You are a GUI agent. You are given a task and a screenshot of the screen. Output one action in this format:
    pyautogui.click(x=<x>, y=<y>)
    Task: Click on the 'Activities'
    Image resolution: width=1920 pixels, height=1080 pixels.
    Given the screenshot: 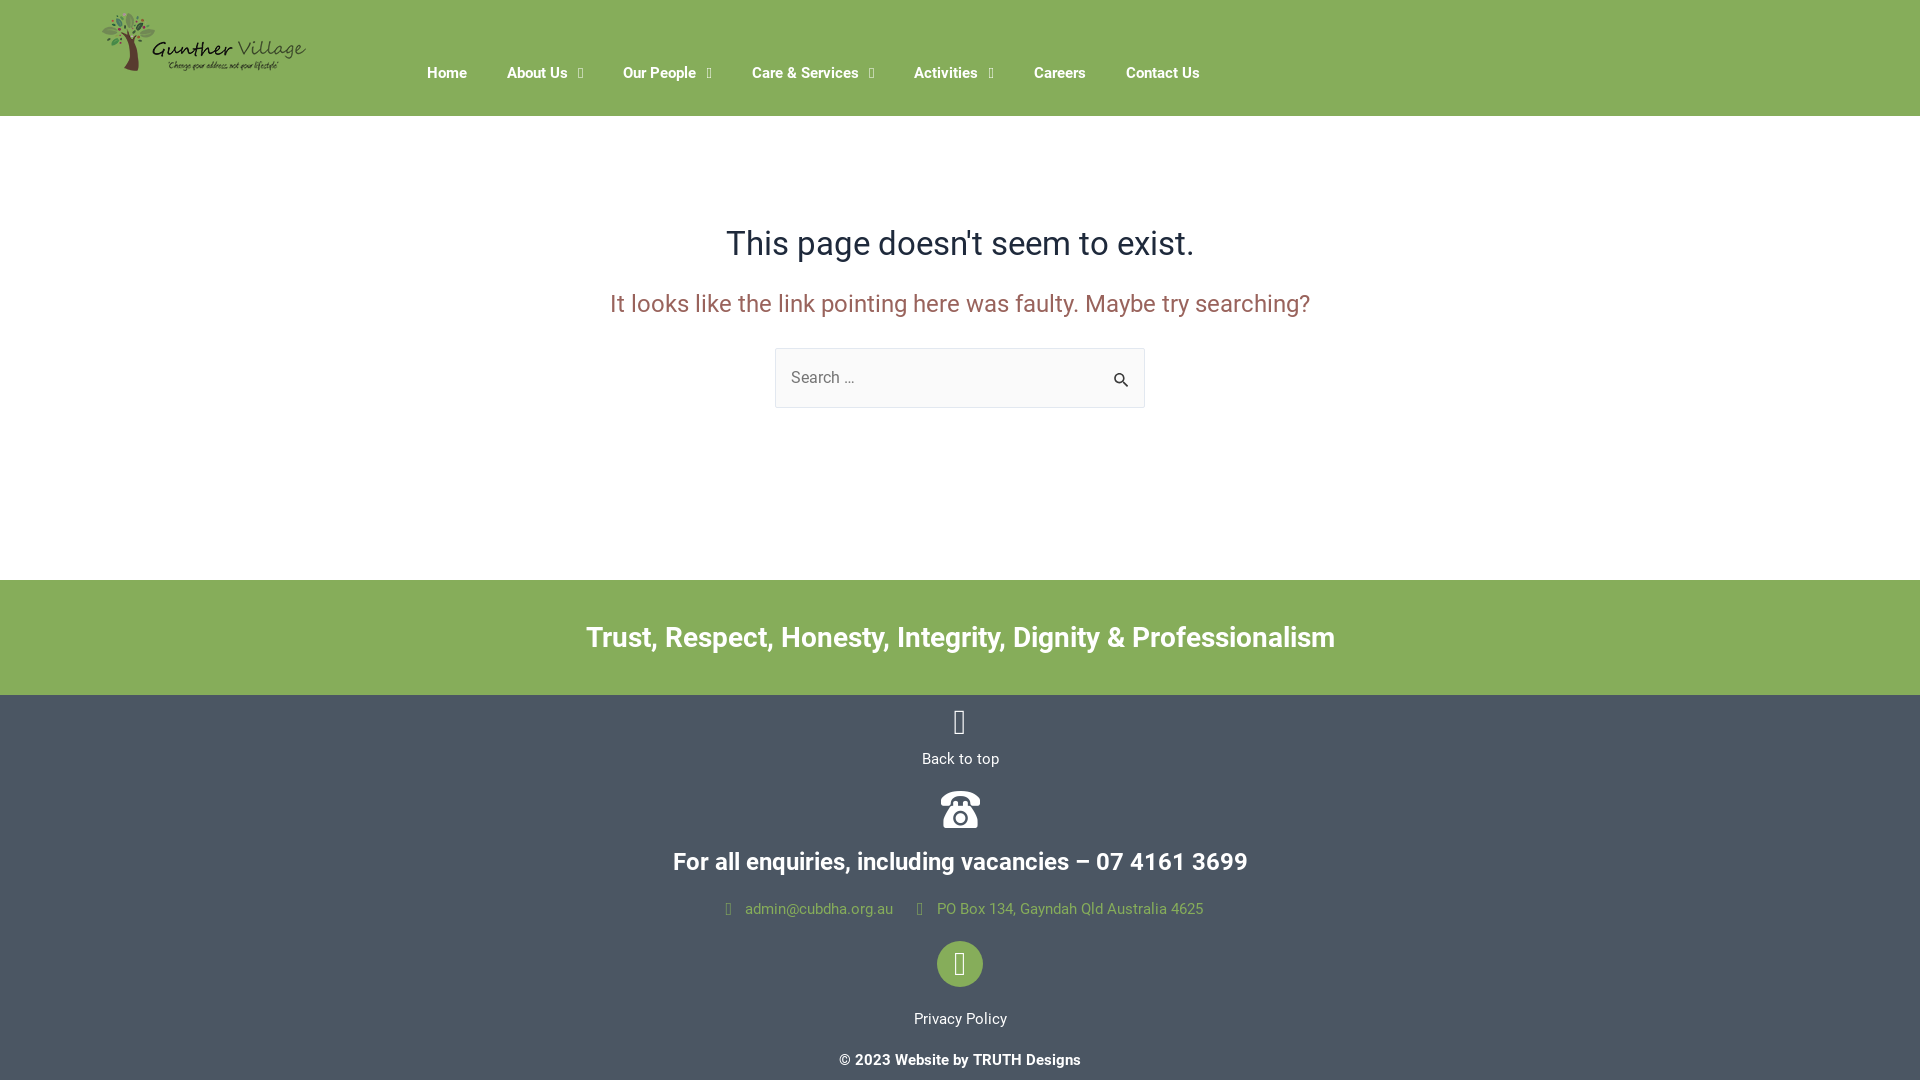 What is the action you would take?
    pyautogui.click(x=952, y=72)
    